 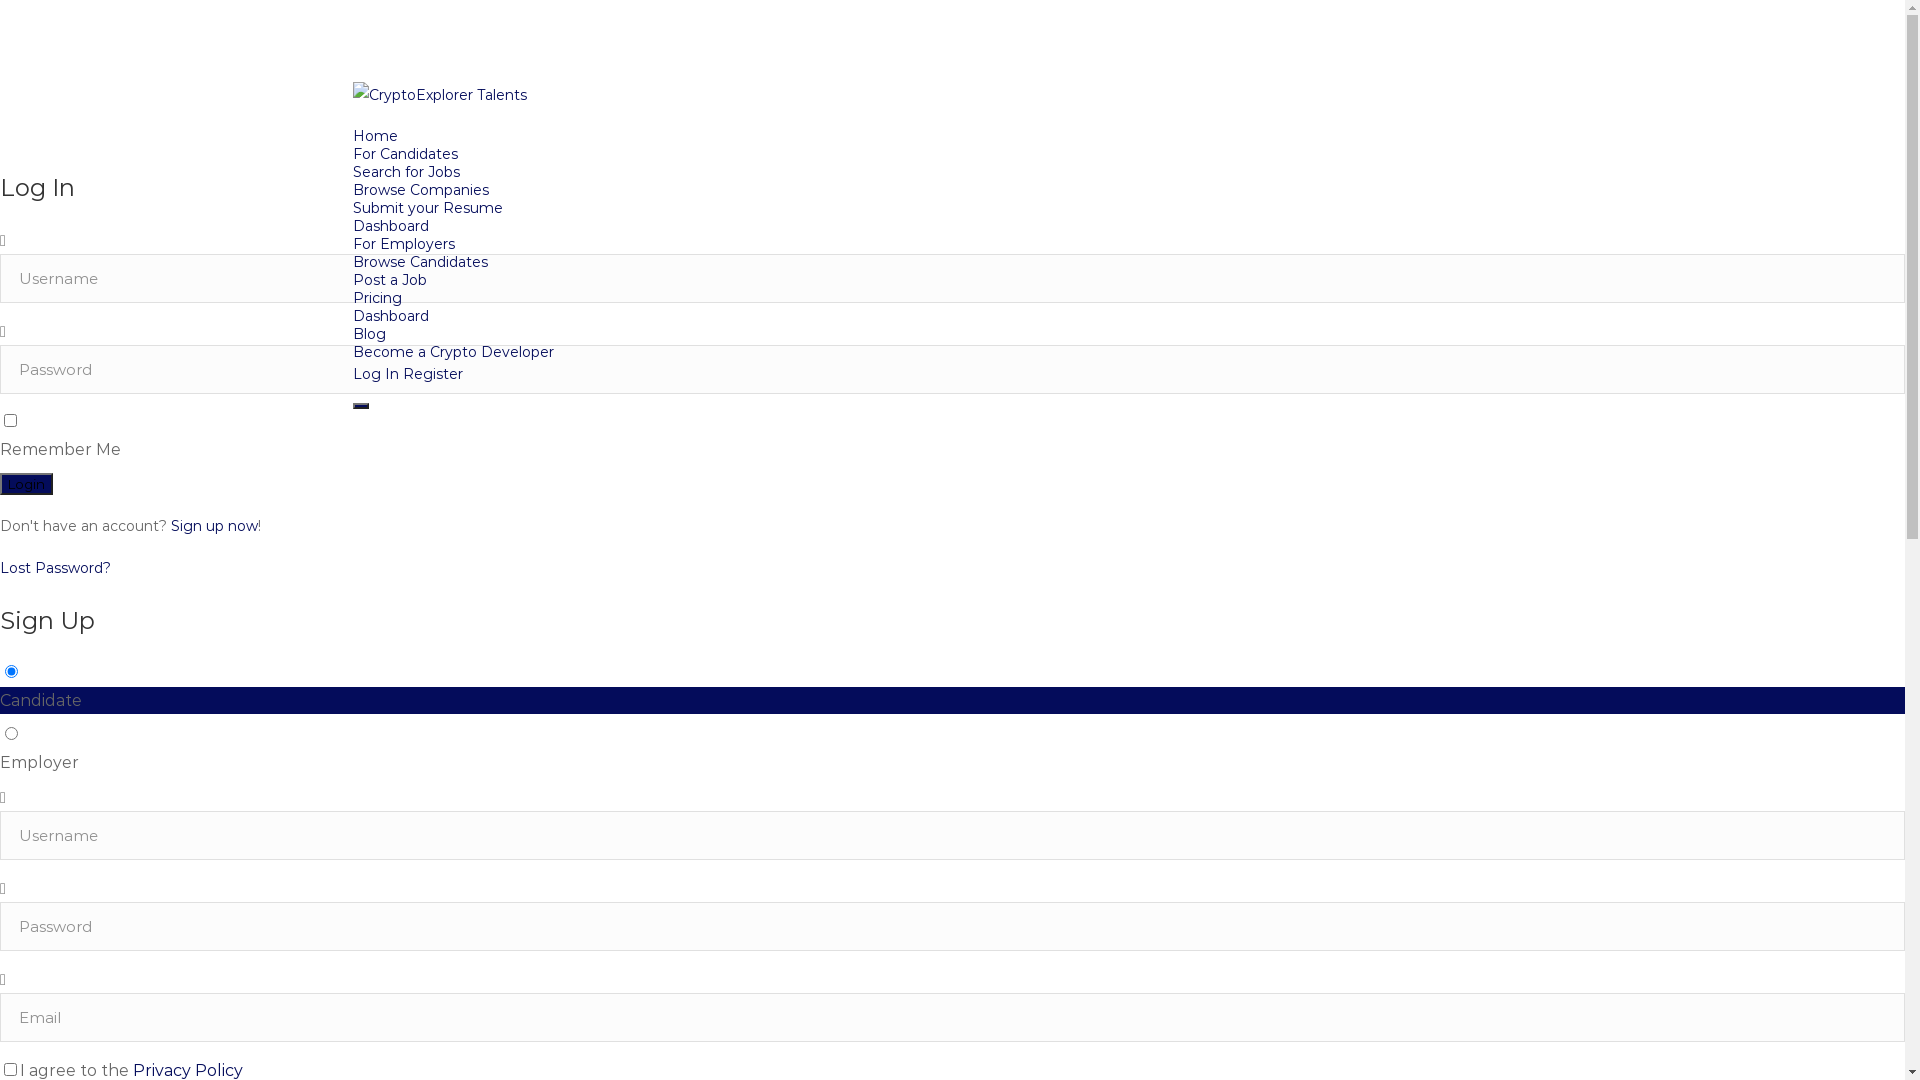 What do you see at coordinates (374, 135) in the screenshot?
I see `'Home'` at bounding box center [374, 135].